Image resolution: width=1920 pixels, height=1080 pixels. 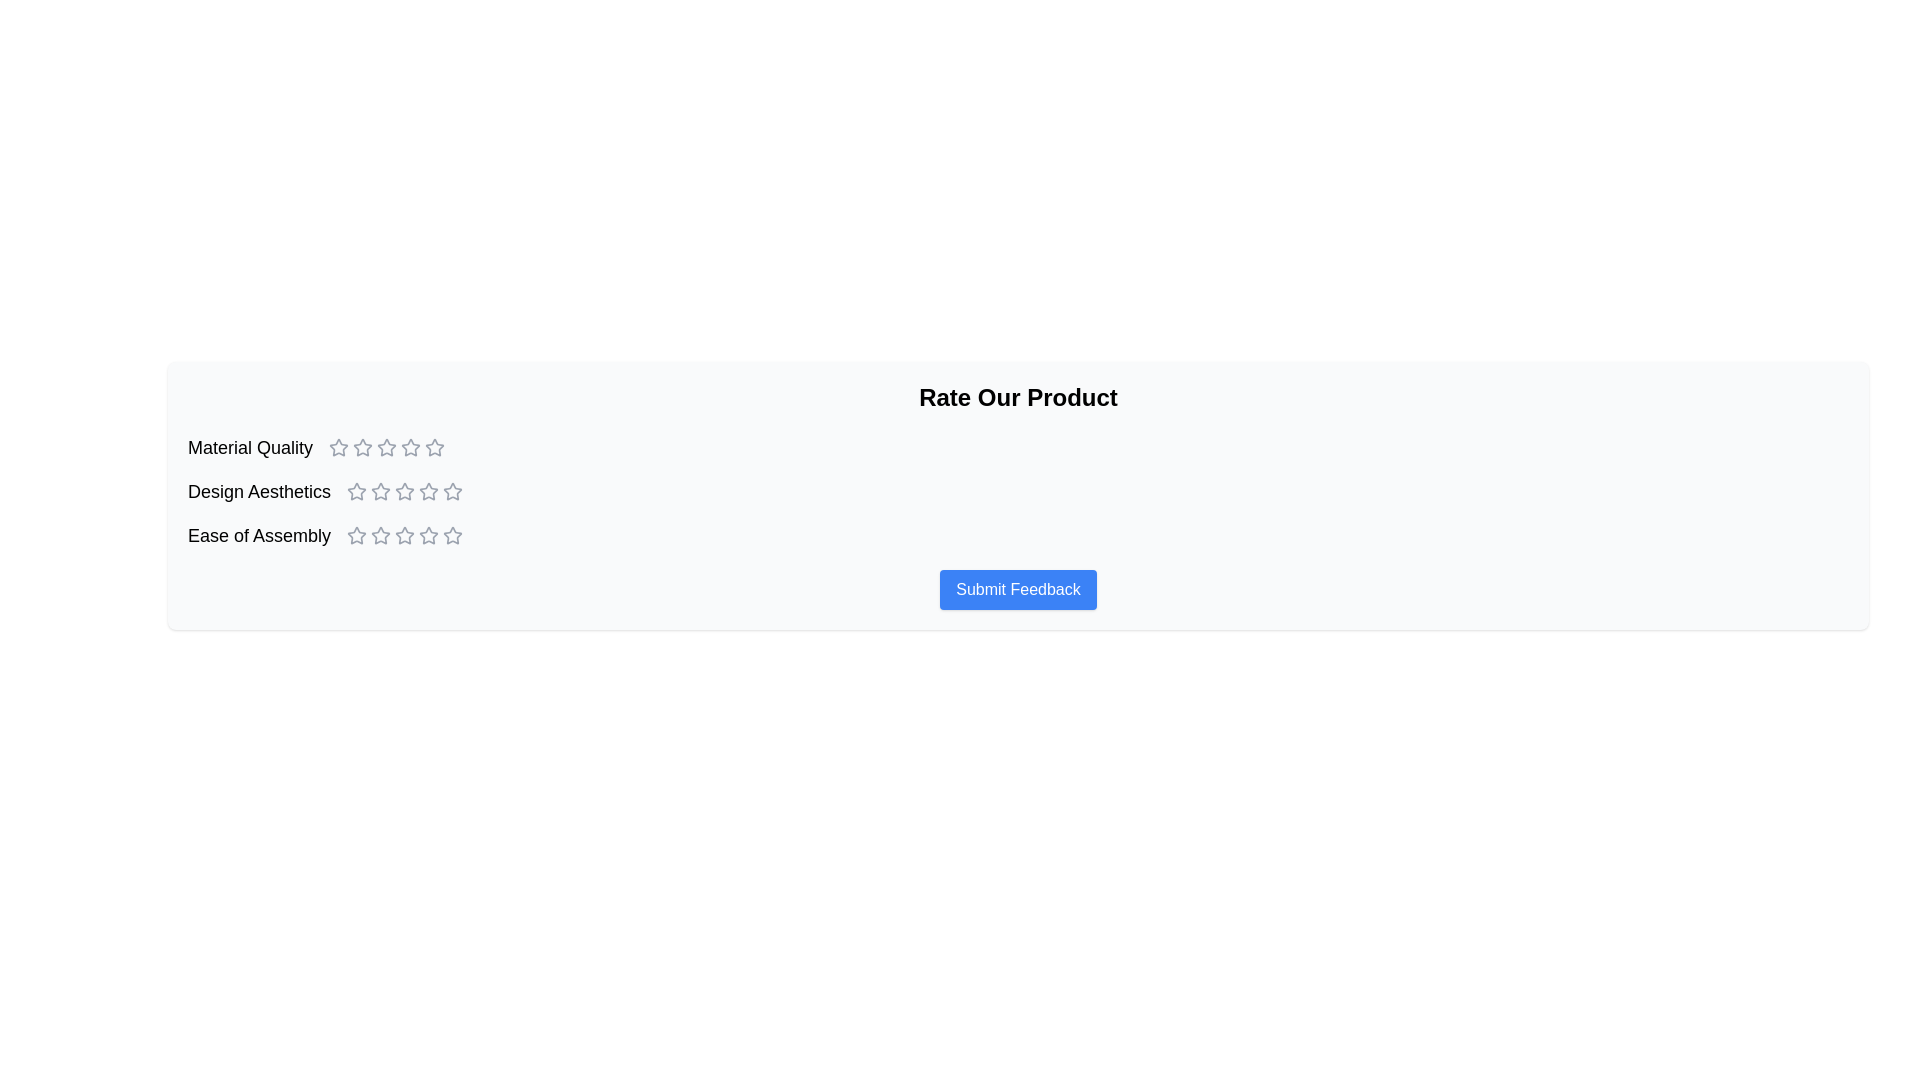 I want to click on the first star icon in the rating section, so click(x=339, y=446).